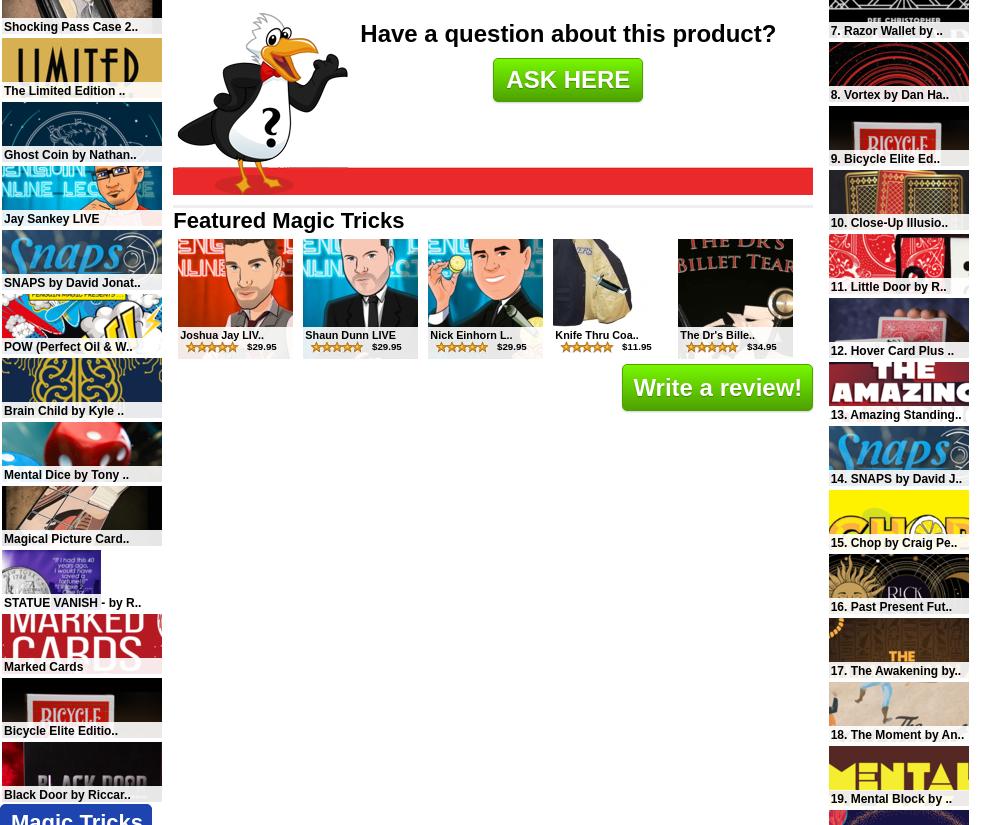  I want to click on '13. Amazing Standing..', so click(828, 414).